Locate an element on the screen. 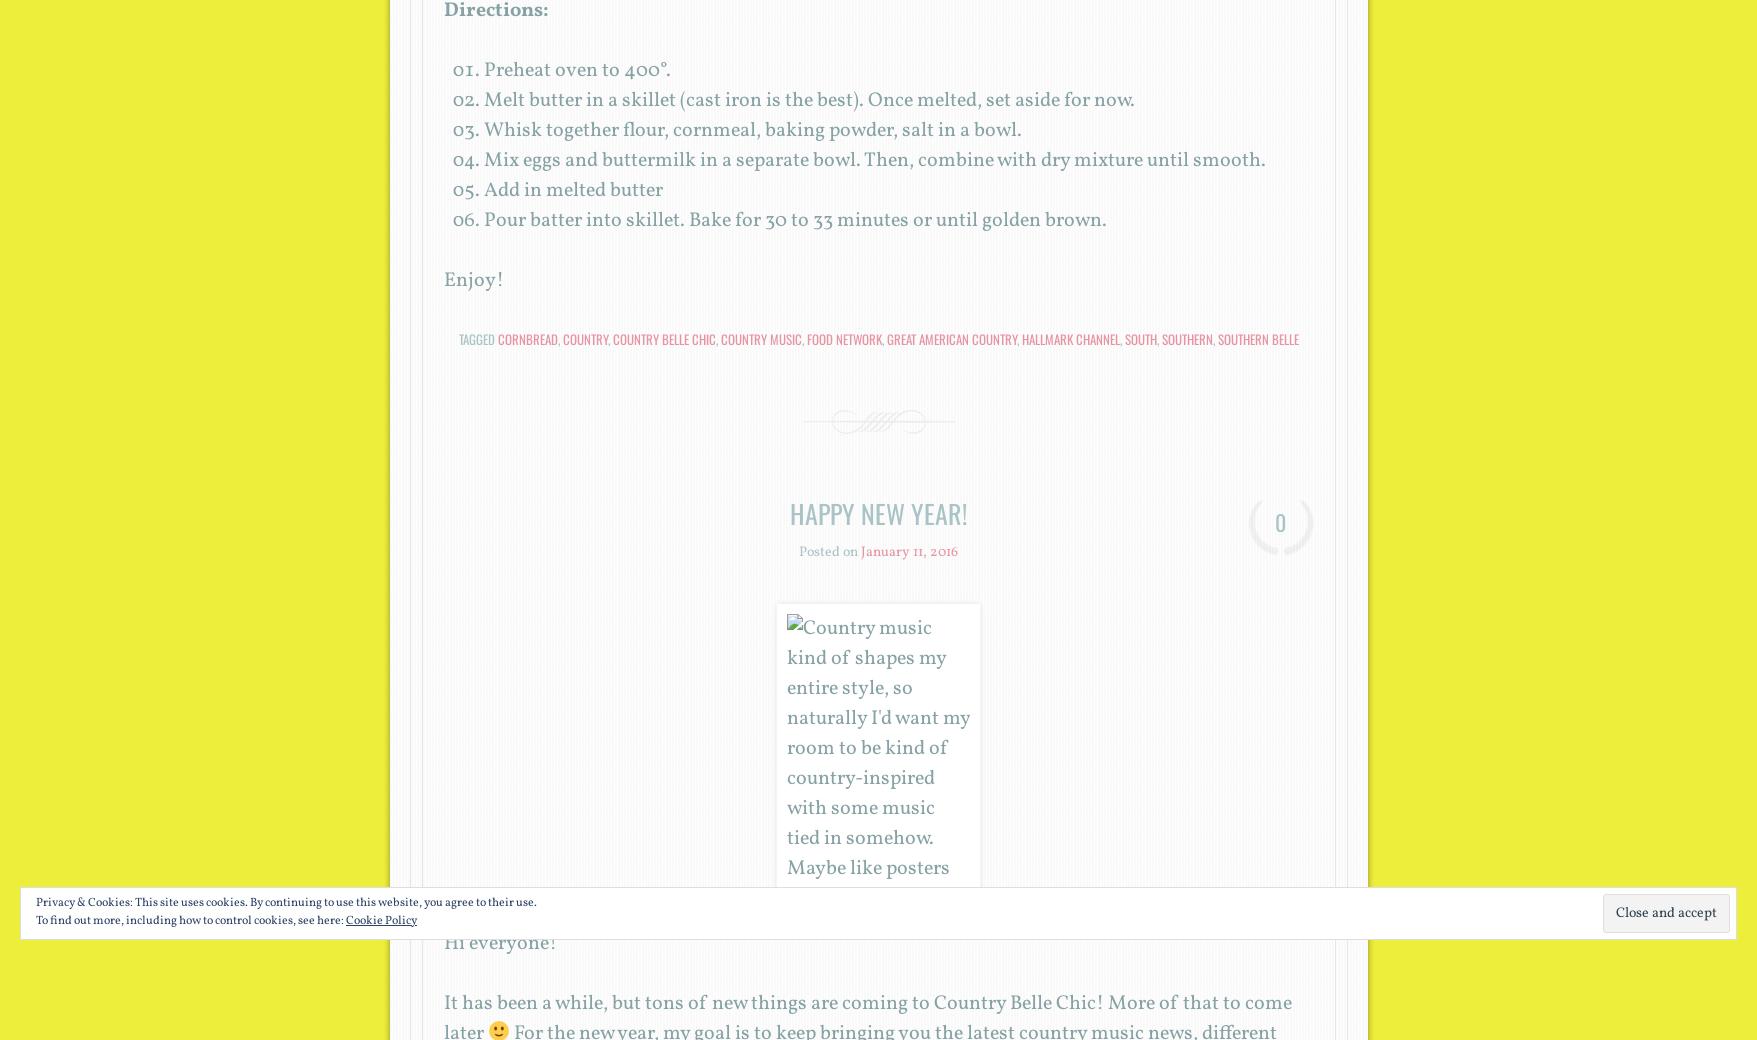  'Mix eggs and buttermilk in a separate bowl. Then, combine with dry mixture until smooth.' is located at coordinates (481, 160).